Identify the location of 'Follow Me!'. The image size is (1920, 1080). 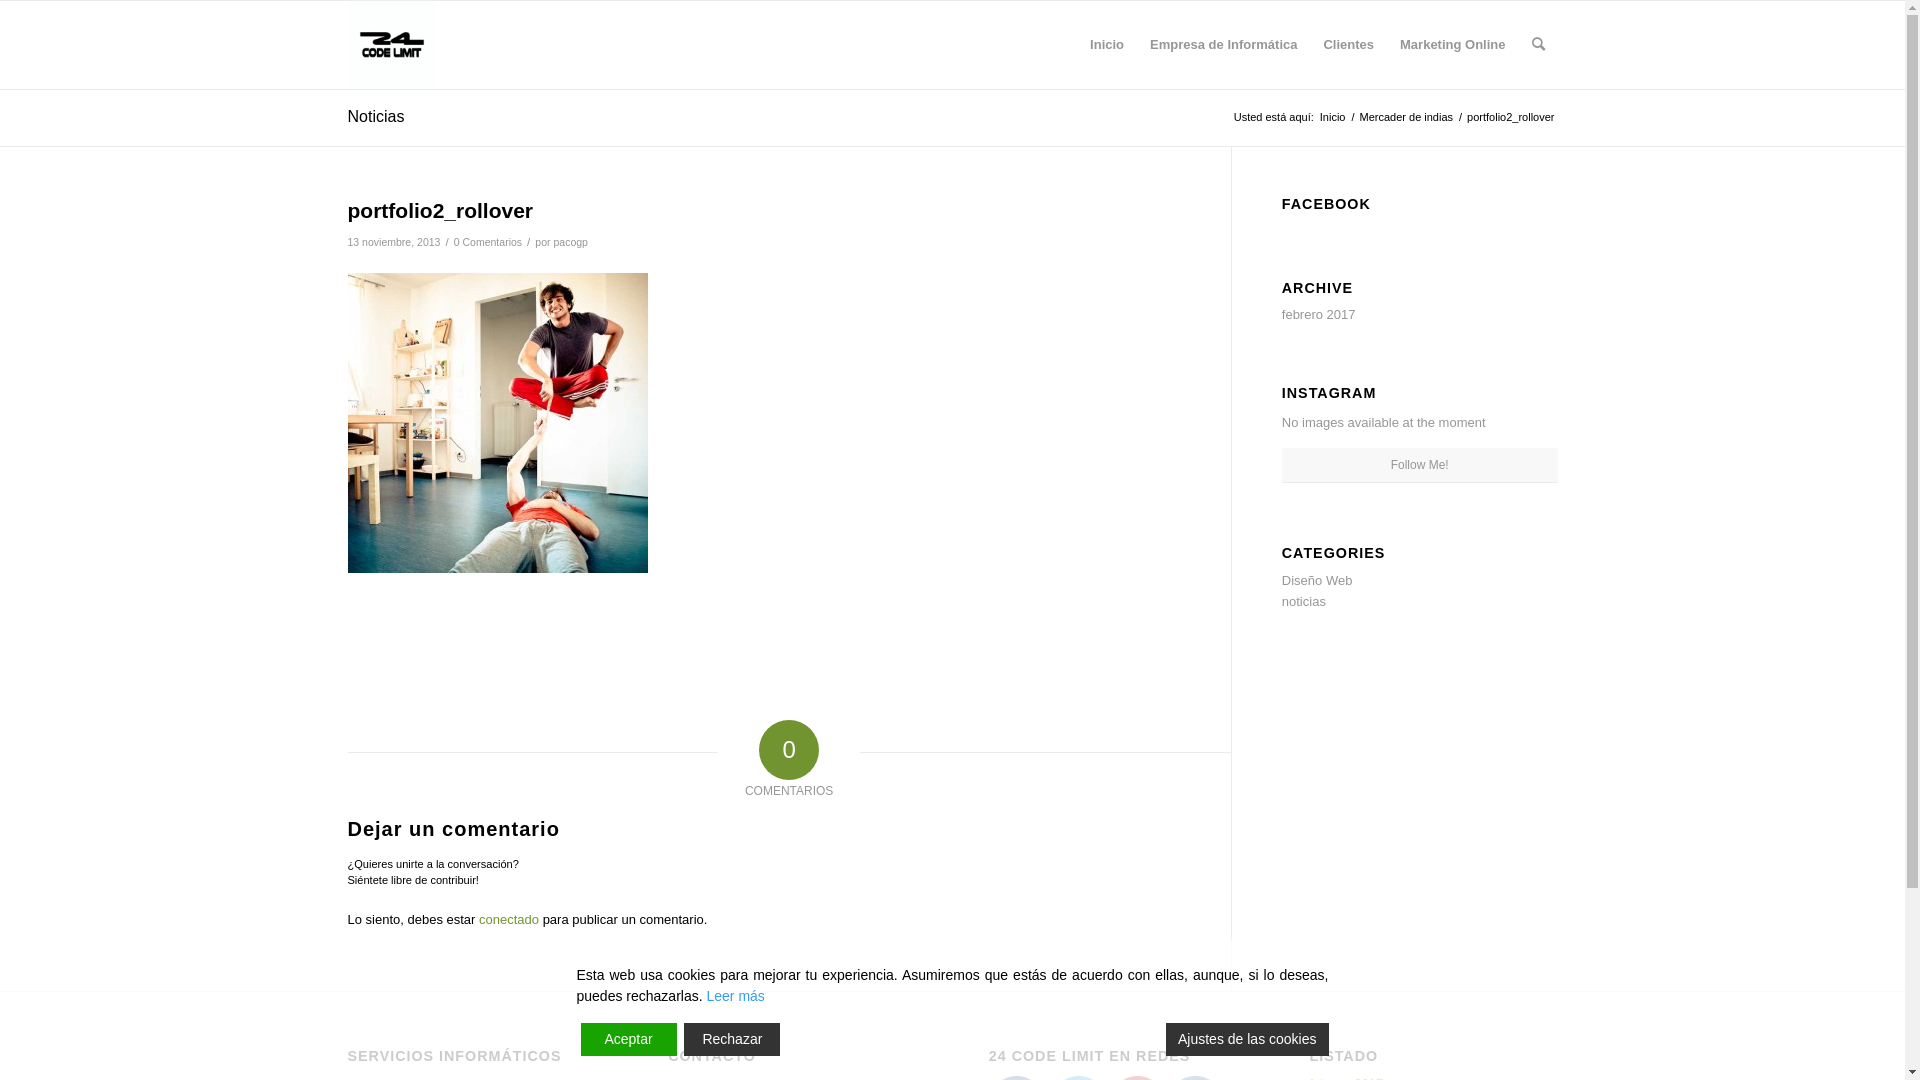
(1281, 465).